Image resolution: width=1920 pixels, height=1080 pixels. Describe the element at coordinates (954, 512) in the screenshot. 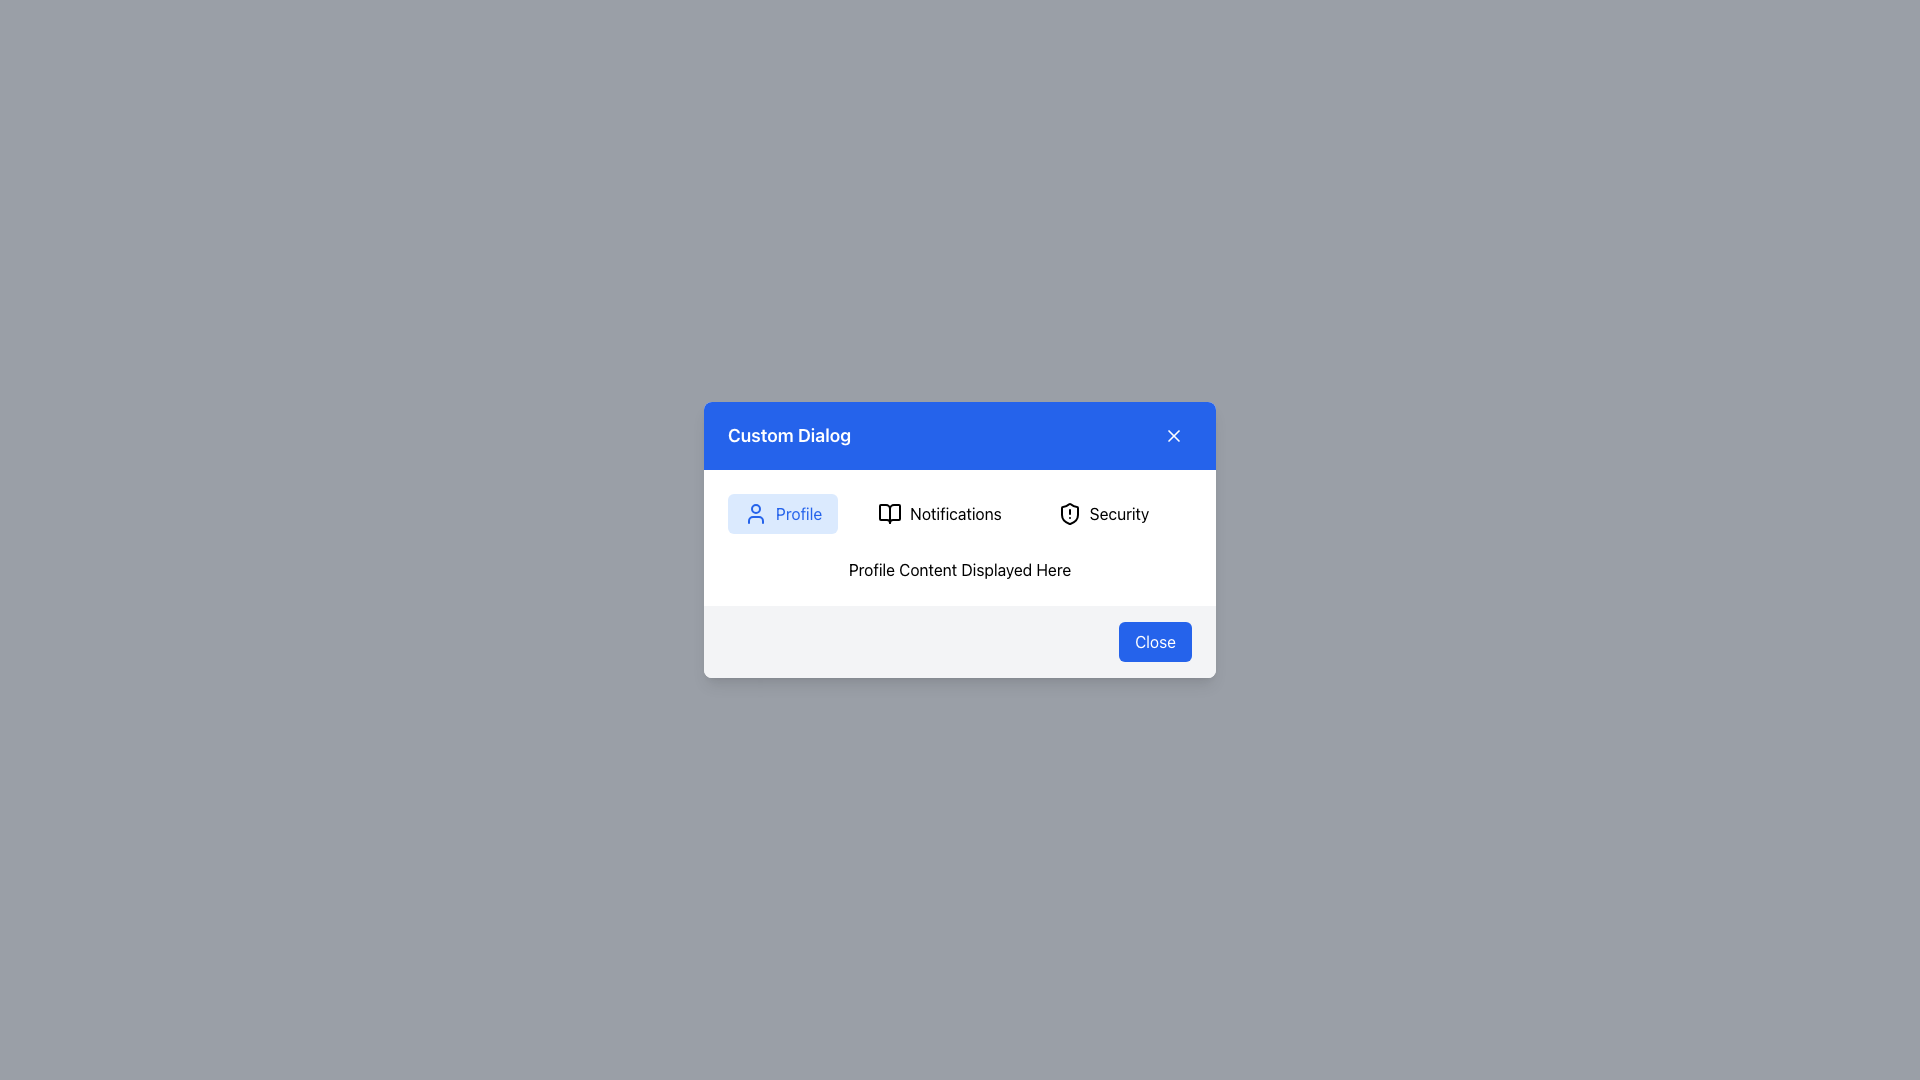

I see `the 'Notifications' text element in the navigation menu` at that location.